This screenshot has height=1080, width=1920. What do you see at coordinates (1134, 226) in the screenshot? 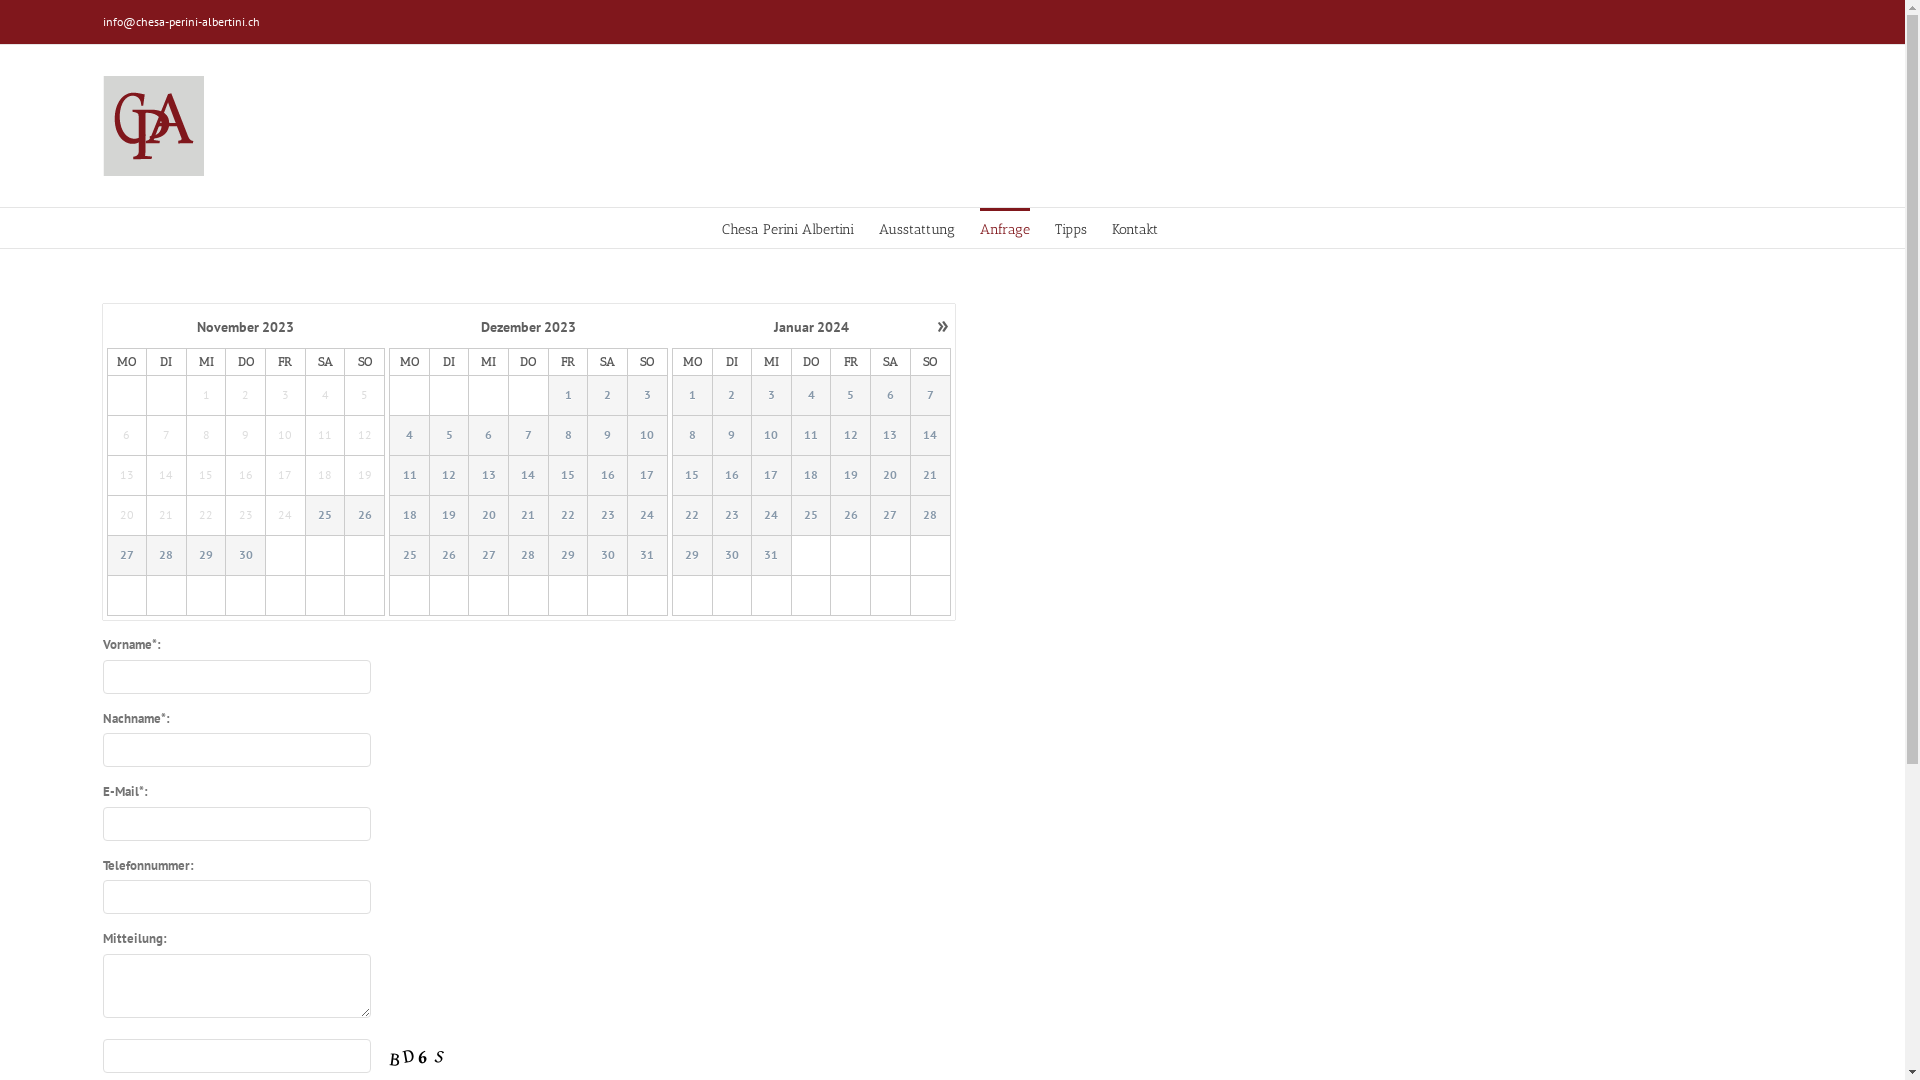
I see `'Kontakt'` at bounding box center [1134, 226].